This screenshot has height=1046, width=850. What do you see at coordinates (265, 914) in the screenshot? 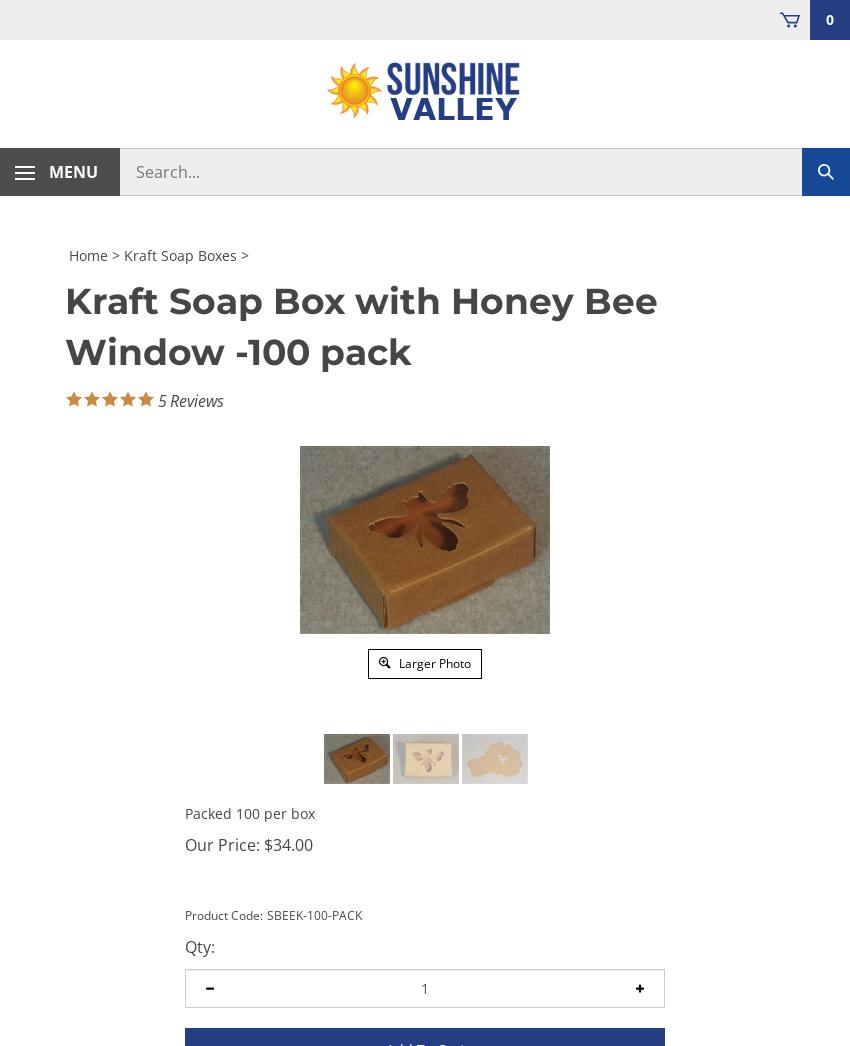
I see `'SBEEK-100-PACK'` at bounding box center [265, 914].